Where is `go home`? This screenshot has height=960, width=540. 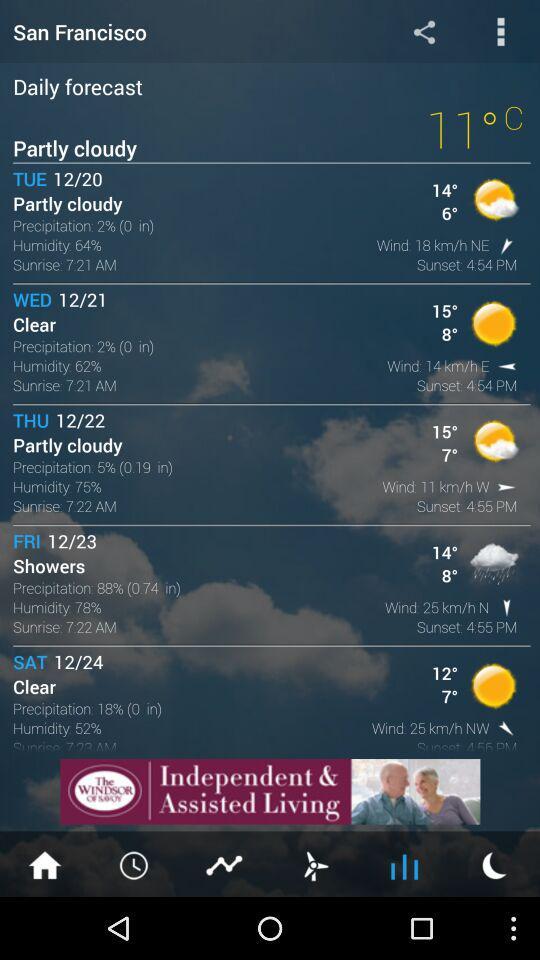
go home is located at coordinates (44, 863).